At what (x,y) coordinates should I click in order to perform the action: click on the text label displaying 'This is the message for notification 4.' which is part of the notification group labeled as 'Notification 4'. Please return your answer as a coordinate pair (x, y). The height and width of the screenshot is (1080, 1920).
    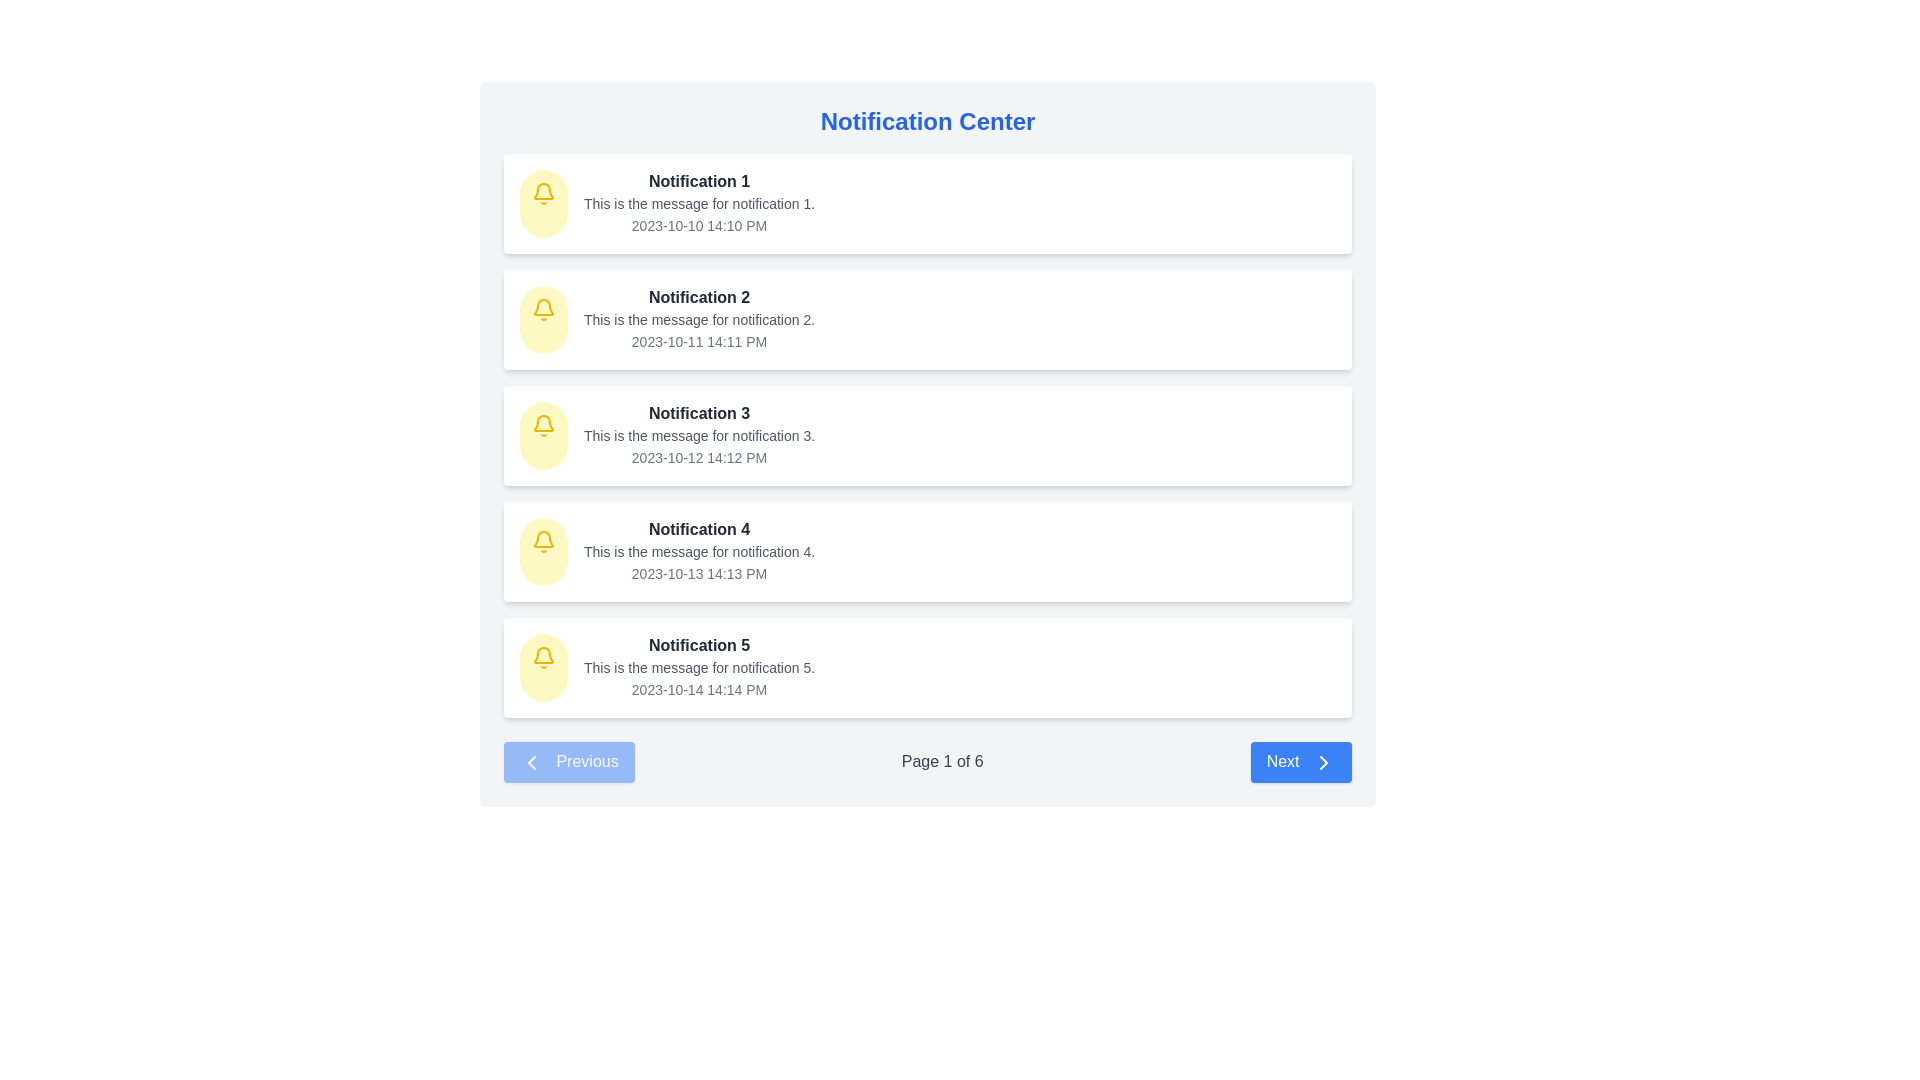
    Looking at the image, I should click on (699, 551).